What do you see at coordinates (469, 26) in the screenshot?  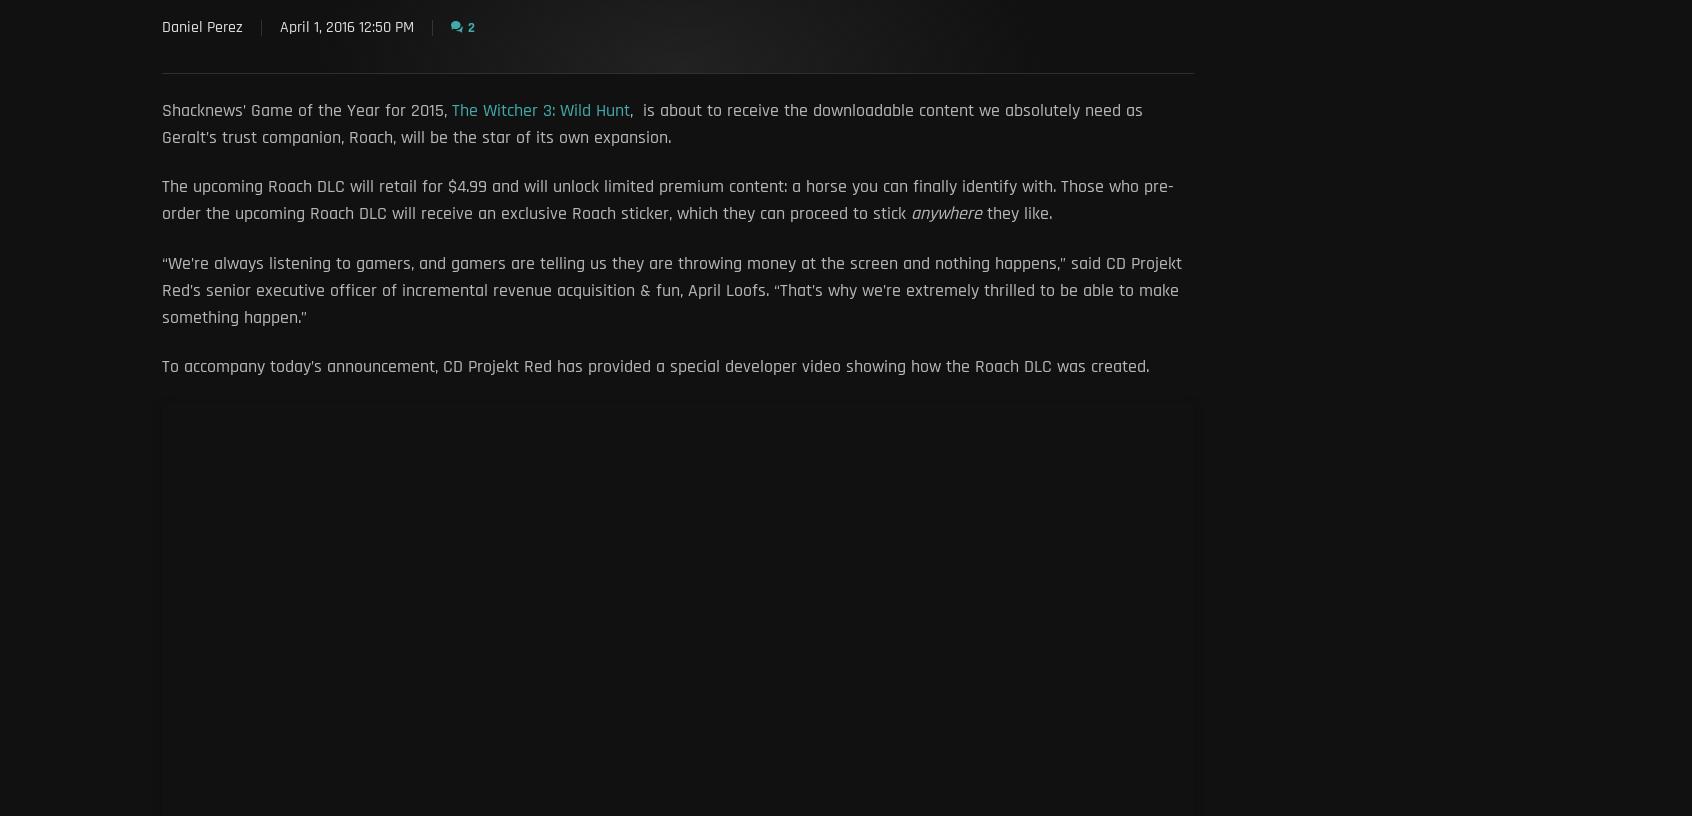 I see `'2'` at bounding box center [469, 26].